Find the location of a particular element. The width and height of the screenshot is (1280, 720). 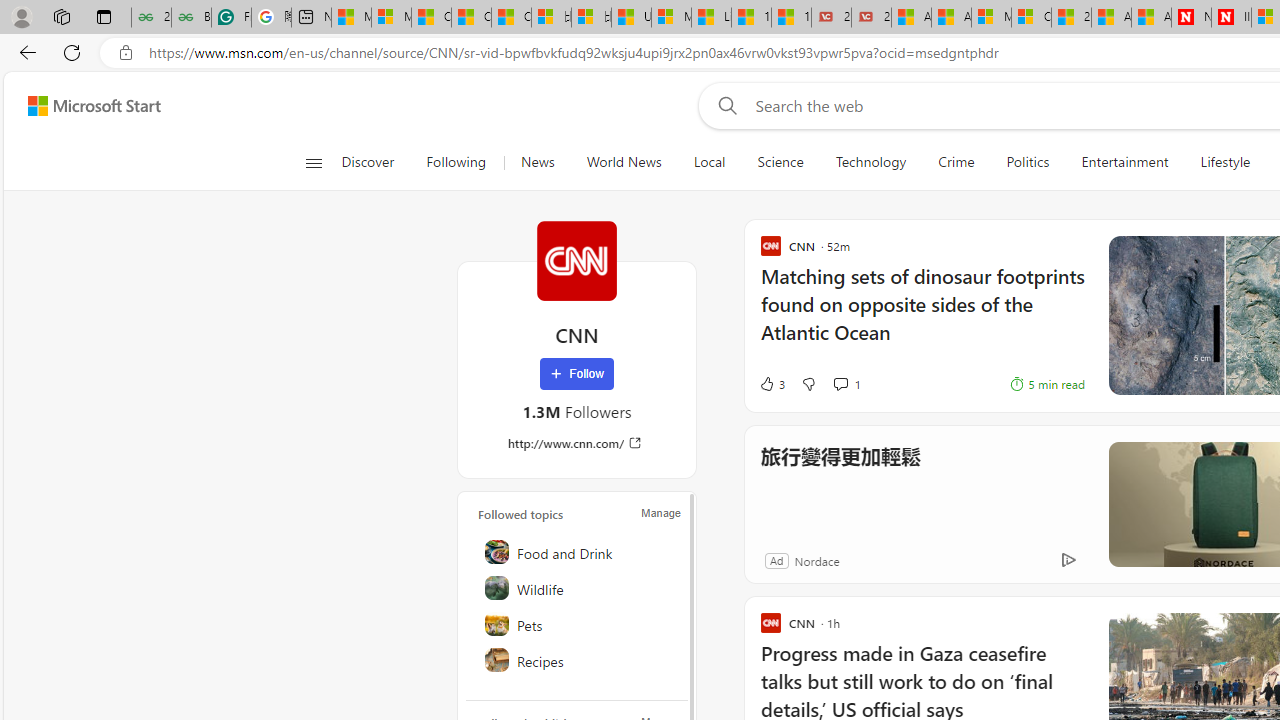

'Lifestyle' is located at coordinates (1224, 162).